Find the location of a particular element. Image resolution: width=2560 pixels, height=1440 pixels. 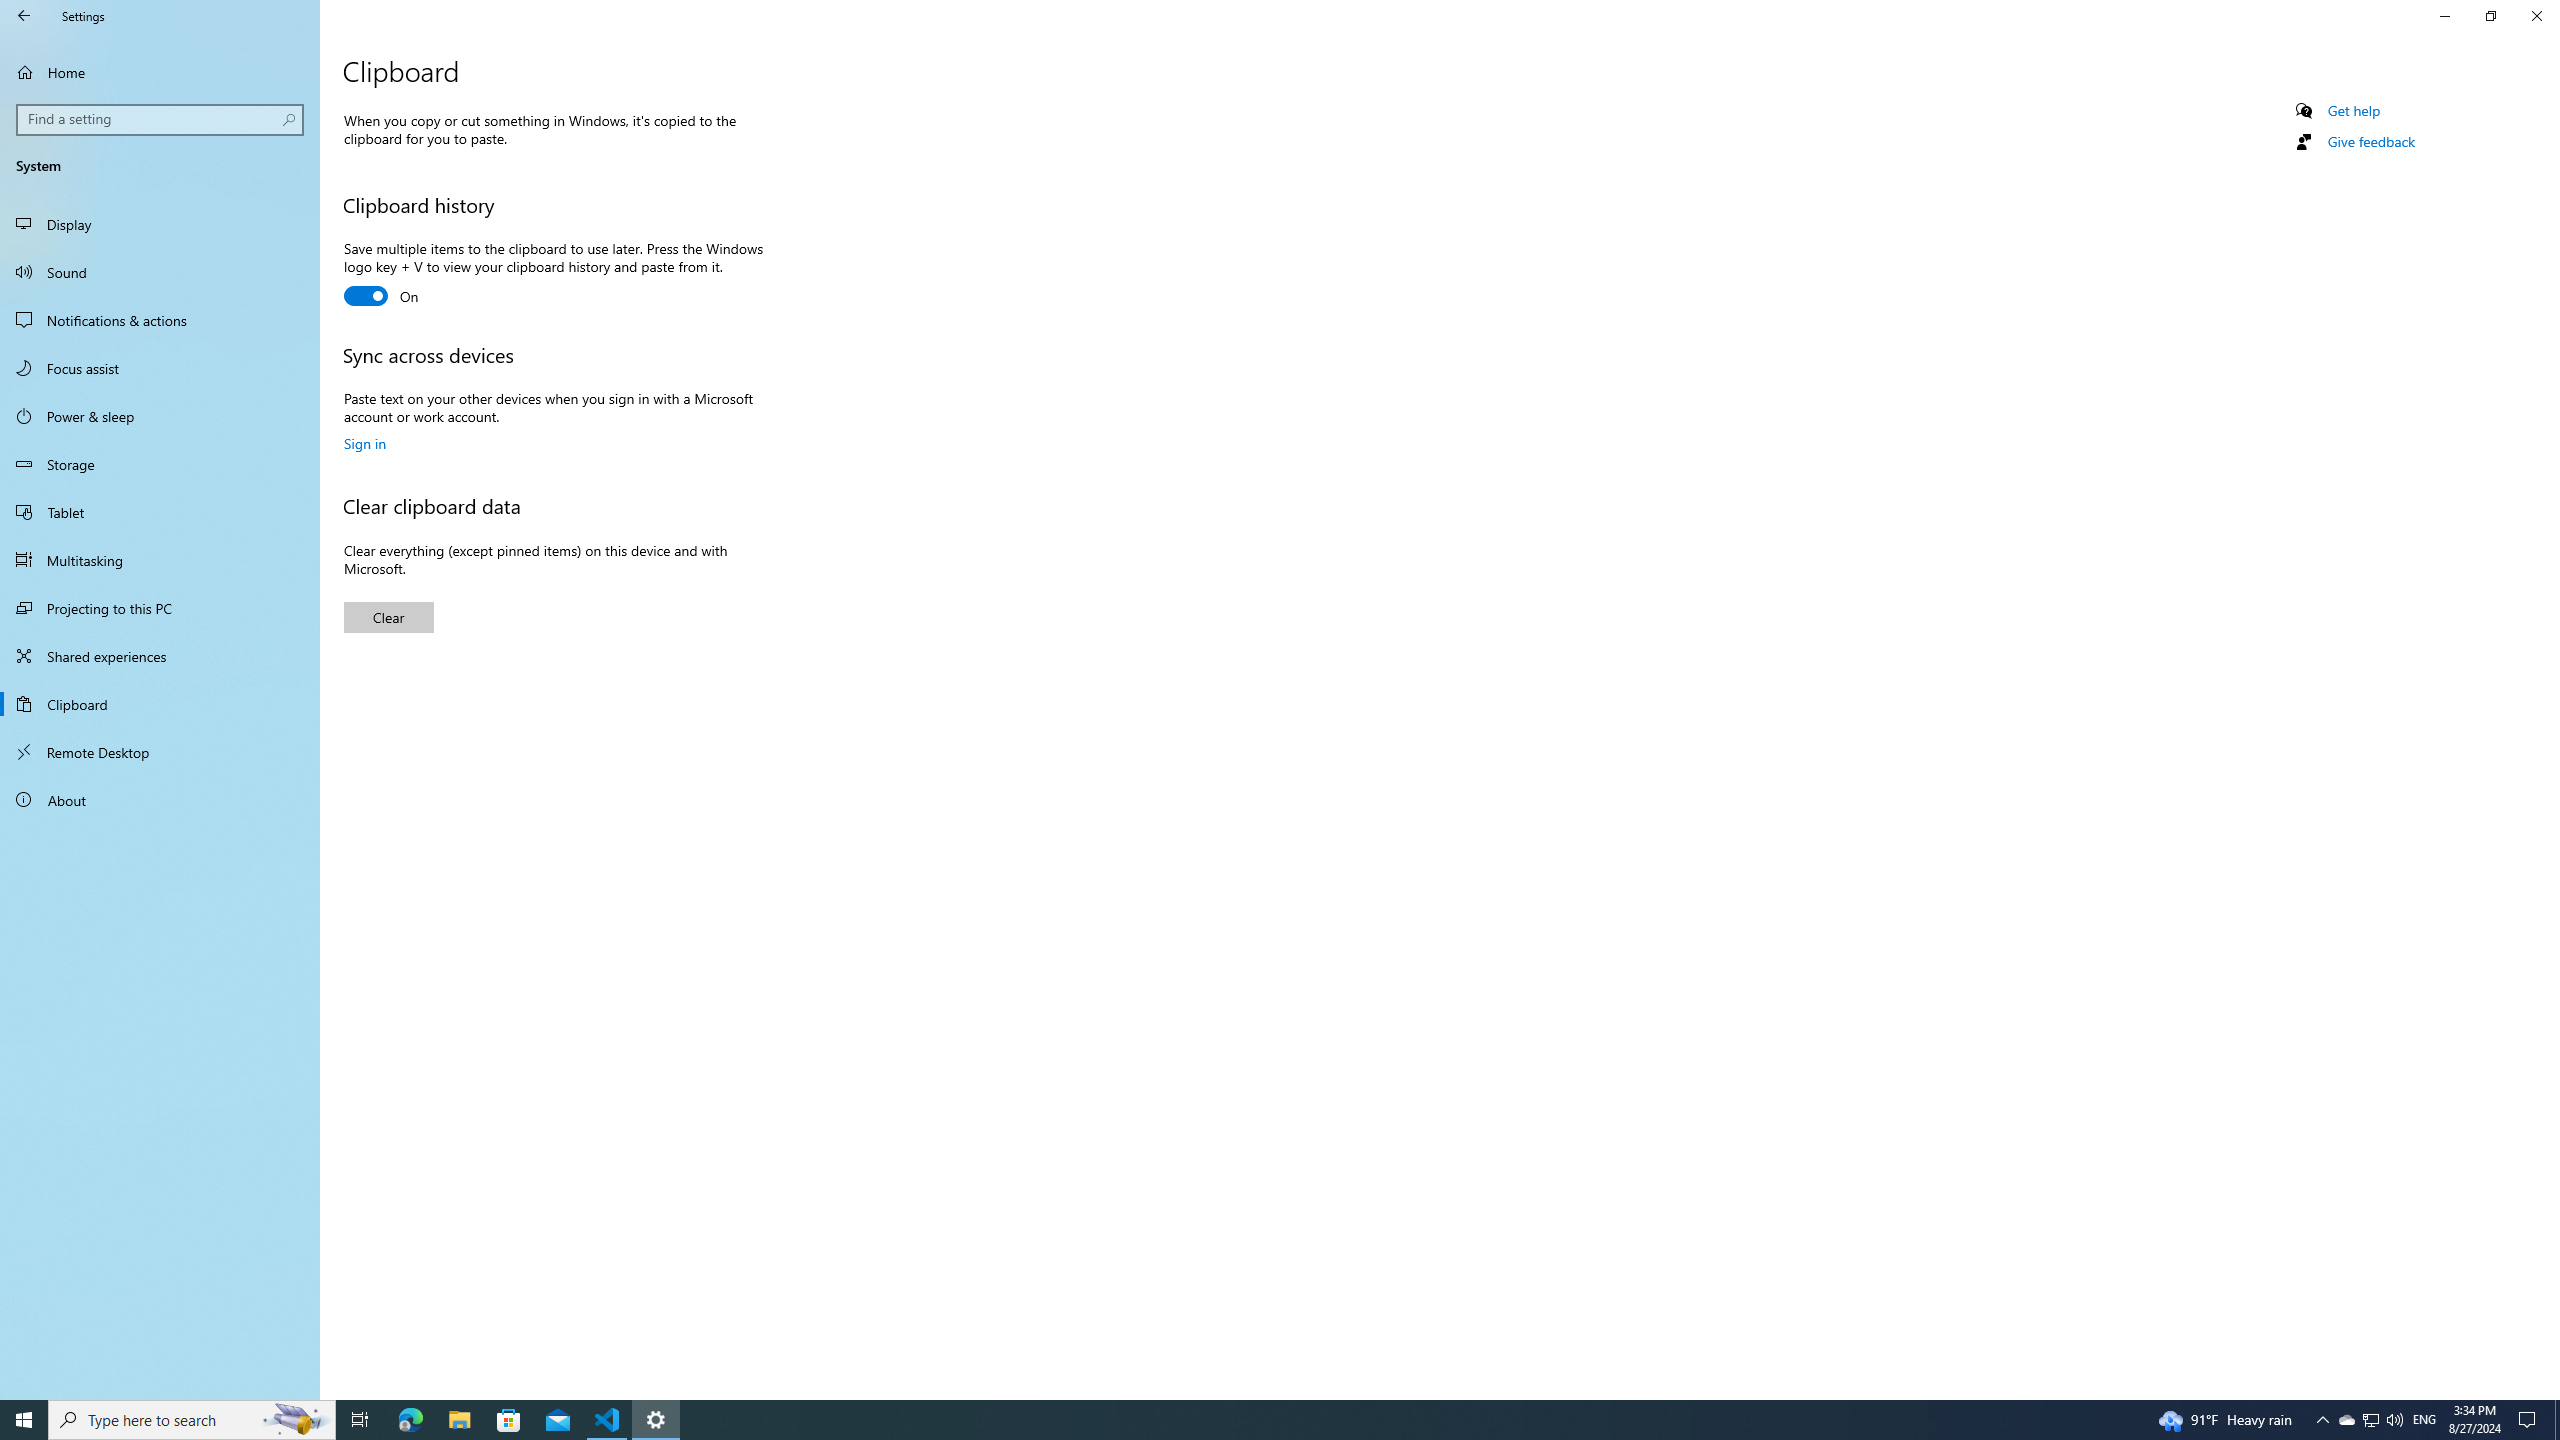

'Clipboard' is located at coordinates (159, 704).